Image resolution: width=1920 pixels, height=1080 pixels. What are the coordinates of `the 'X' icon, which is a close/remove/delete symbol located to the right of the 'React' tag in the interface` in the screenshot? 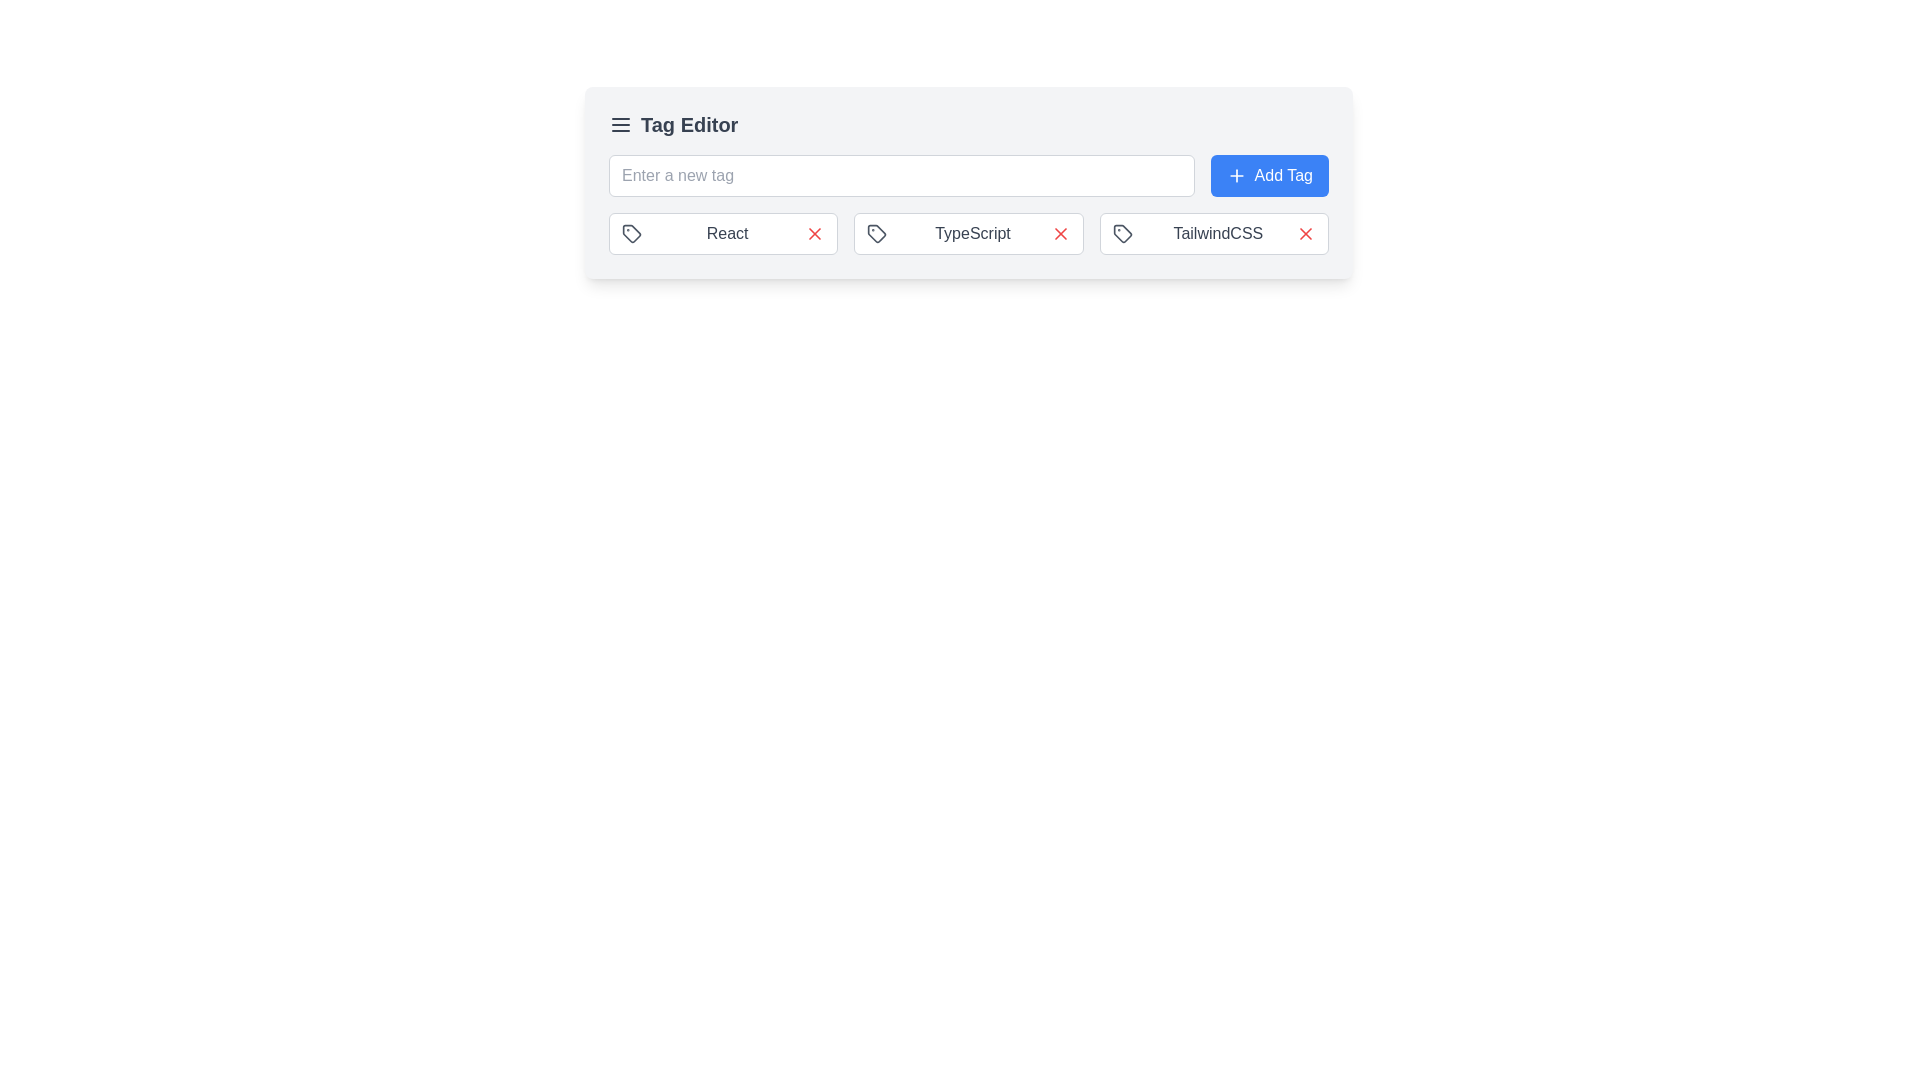 It's located at (815, 233).